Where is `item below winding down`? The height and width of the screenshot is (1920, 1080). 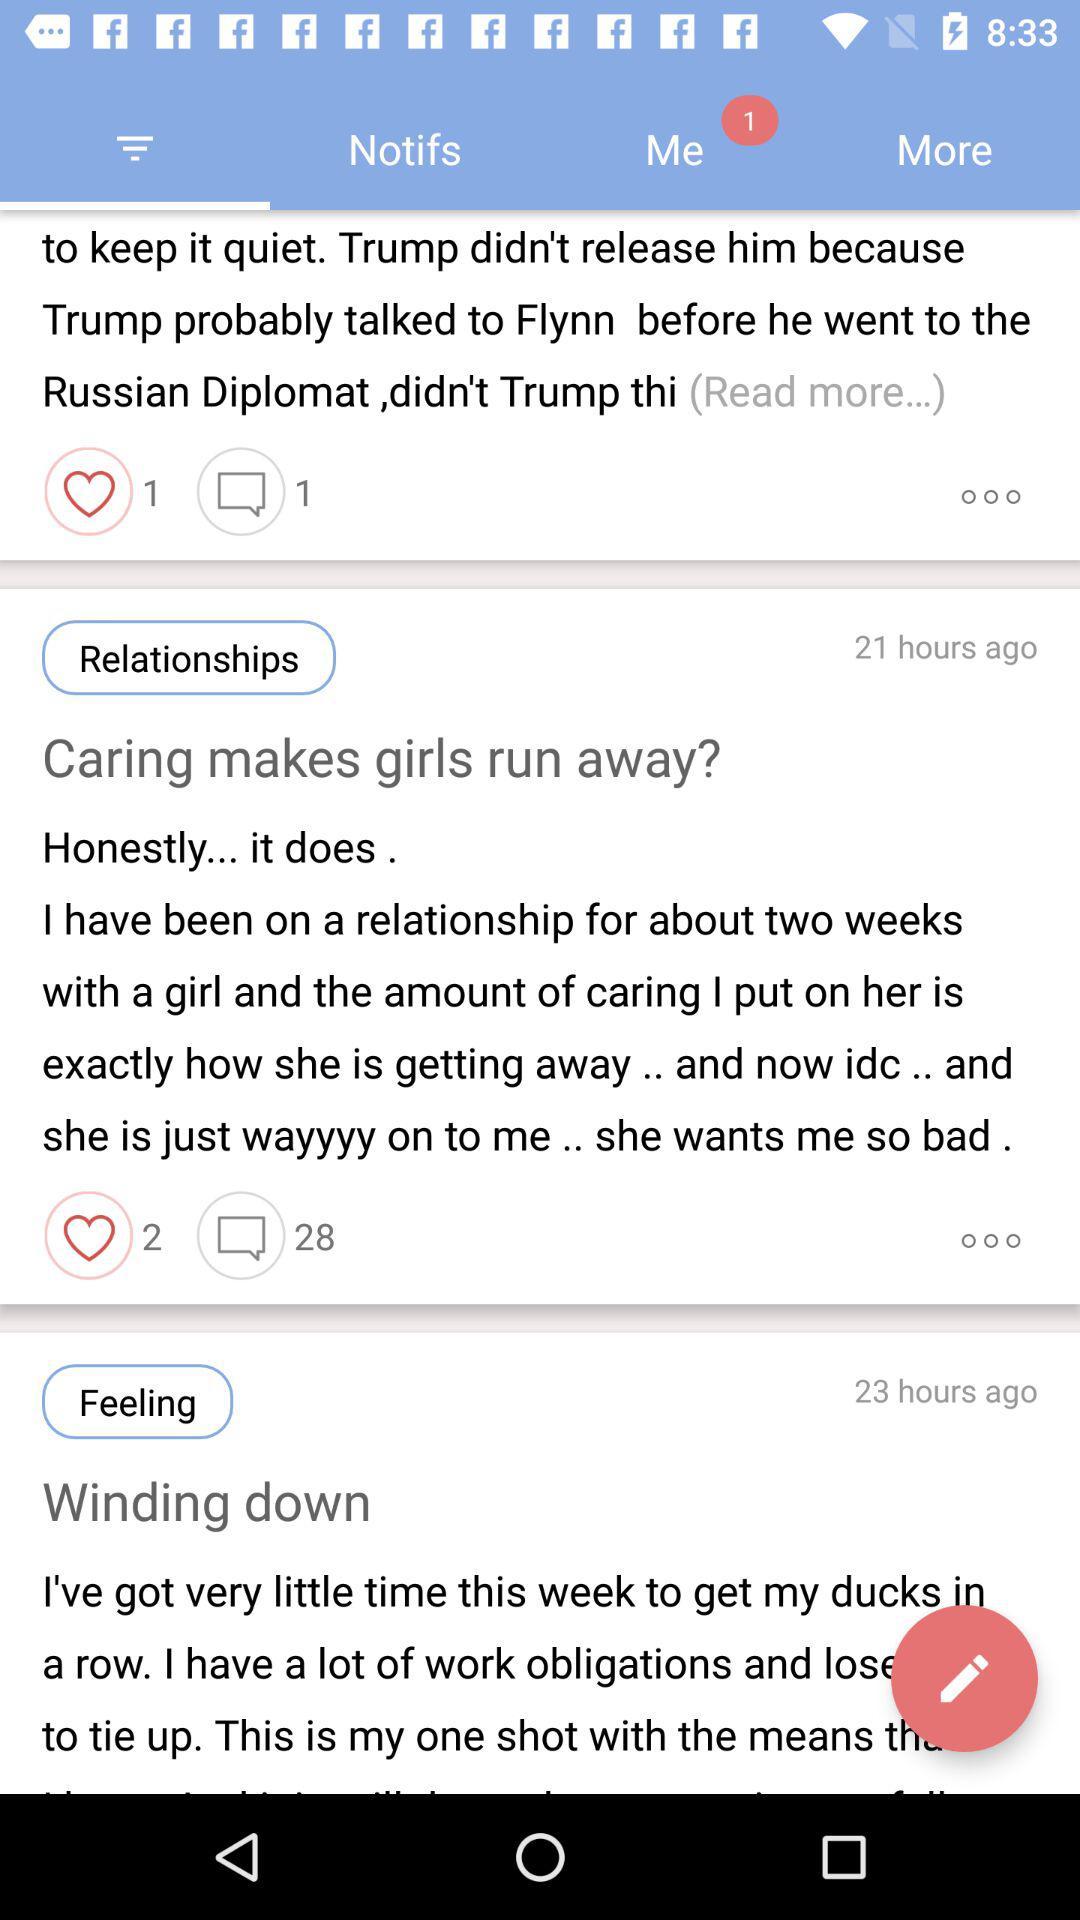
item below winding down is located at coordinates (540, 1677).